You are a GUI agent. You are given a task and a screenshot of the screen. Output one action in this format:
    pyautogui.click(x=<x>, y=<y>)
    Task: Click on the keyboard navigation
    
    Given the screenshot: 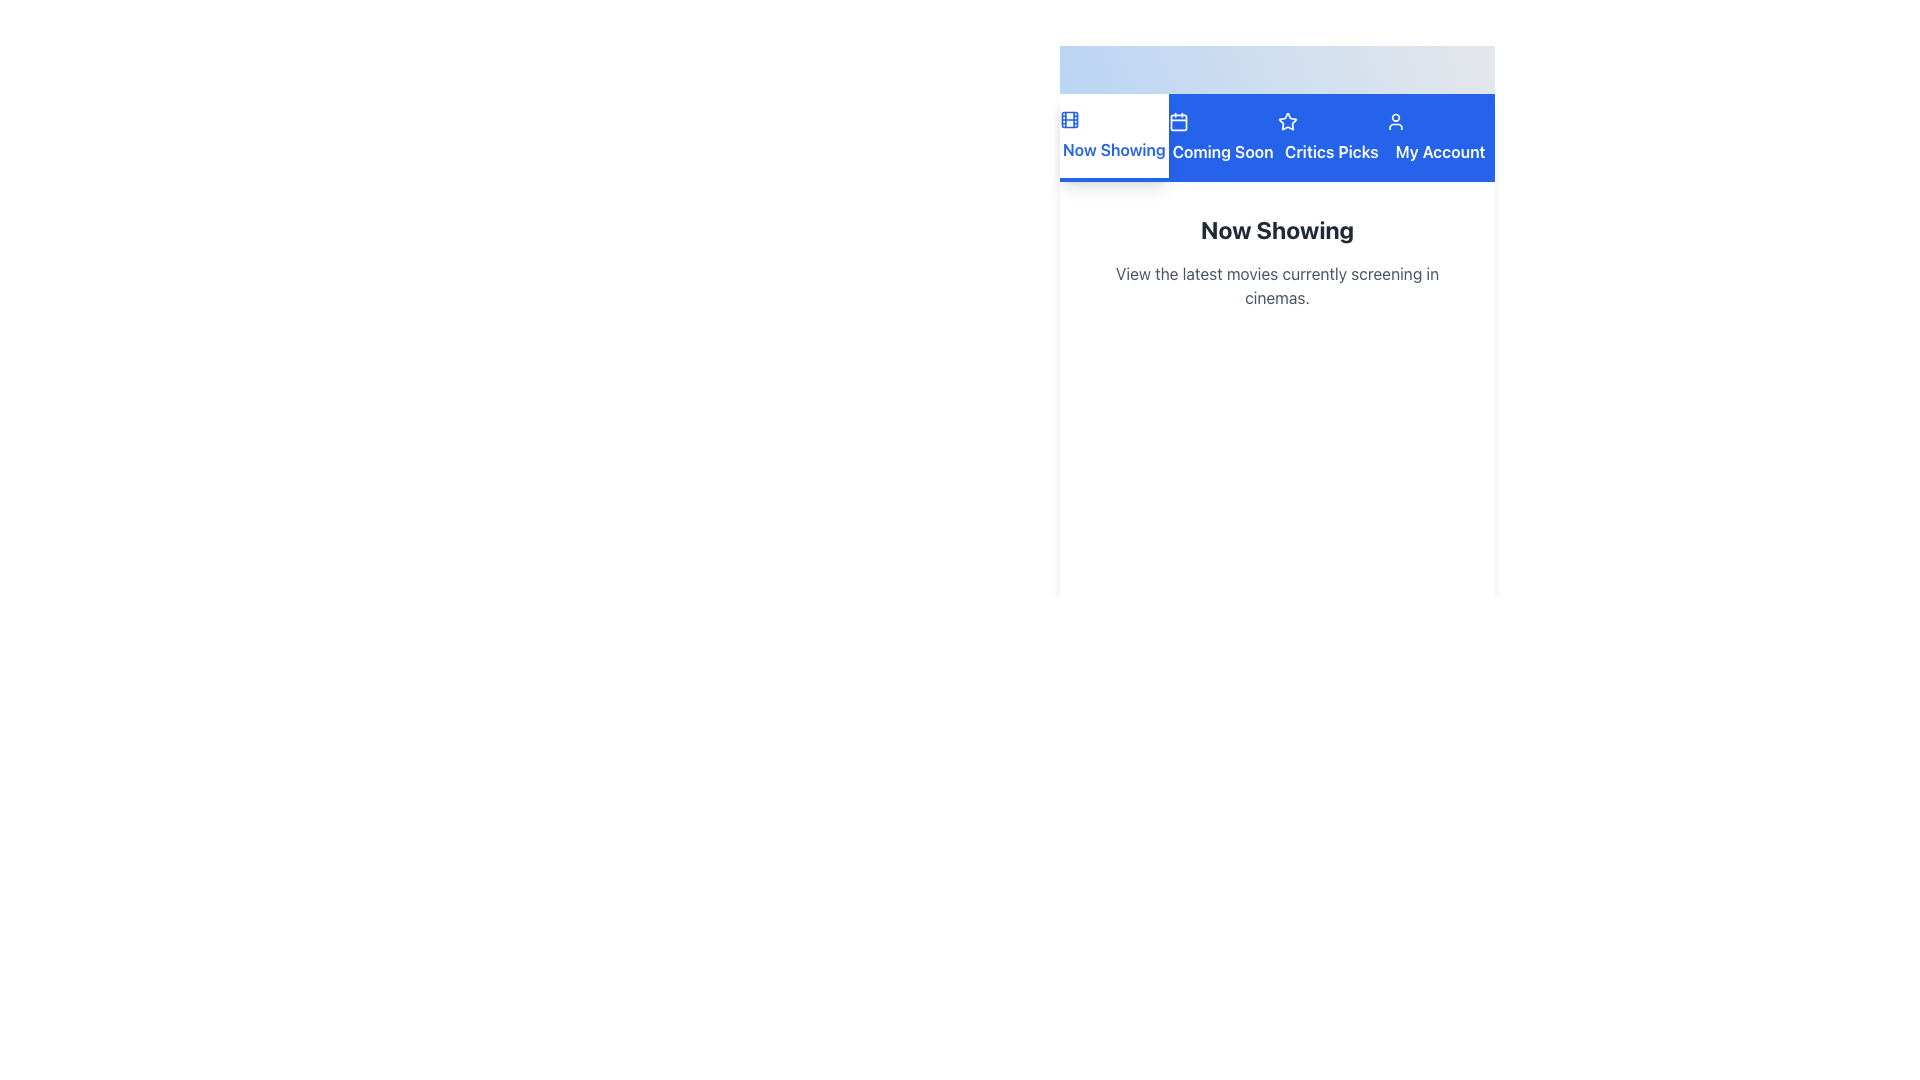 What is the action you would take?
    pyautogui.click(x=1331, y=150)
    